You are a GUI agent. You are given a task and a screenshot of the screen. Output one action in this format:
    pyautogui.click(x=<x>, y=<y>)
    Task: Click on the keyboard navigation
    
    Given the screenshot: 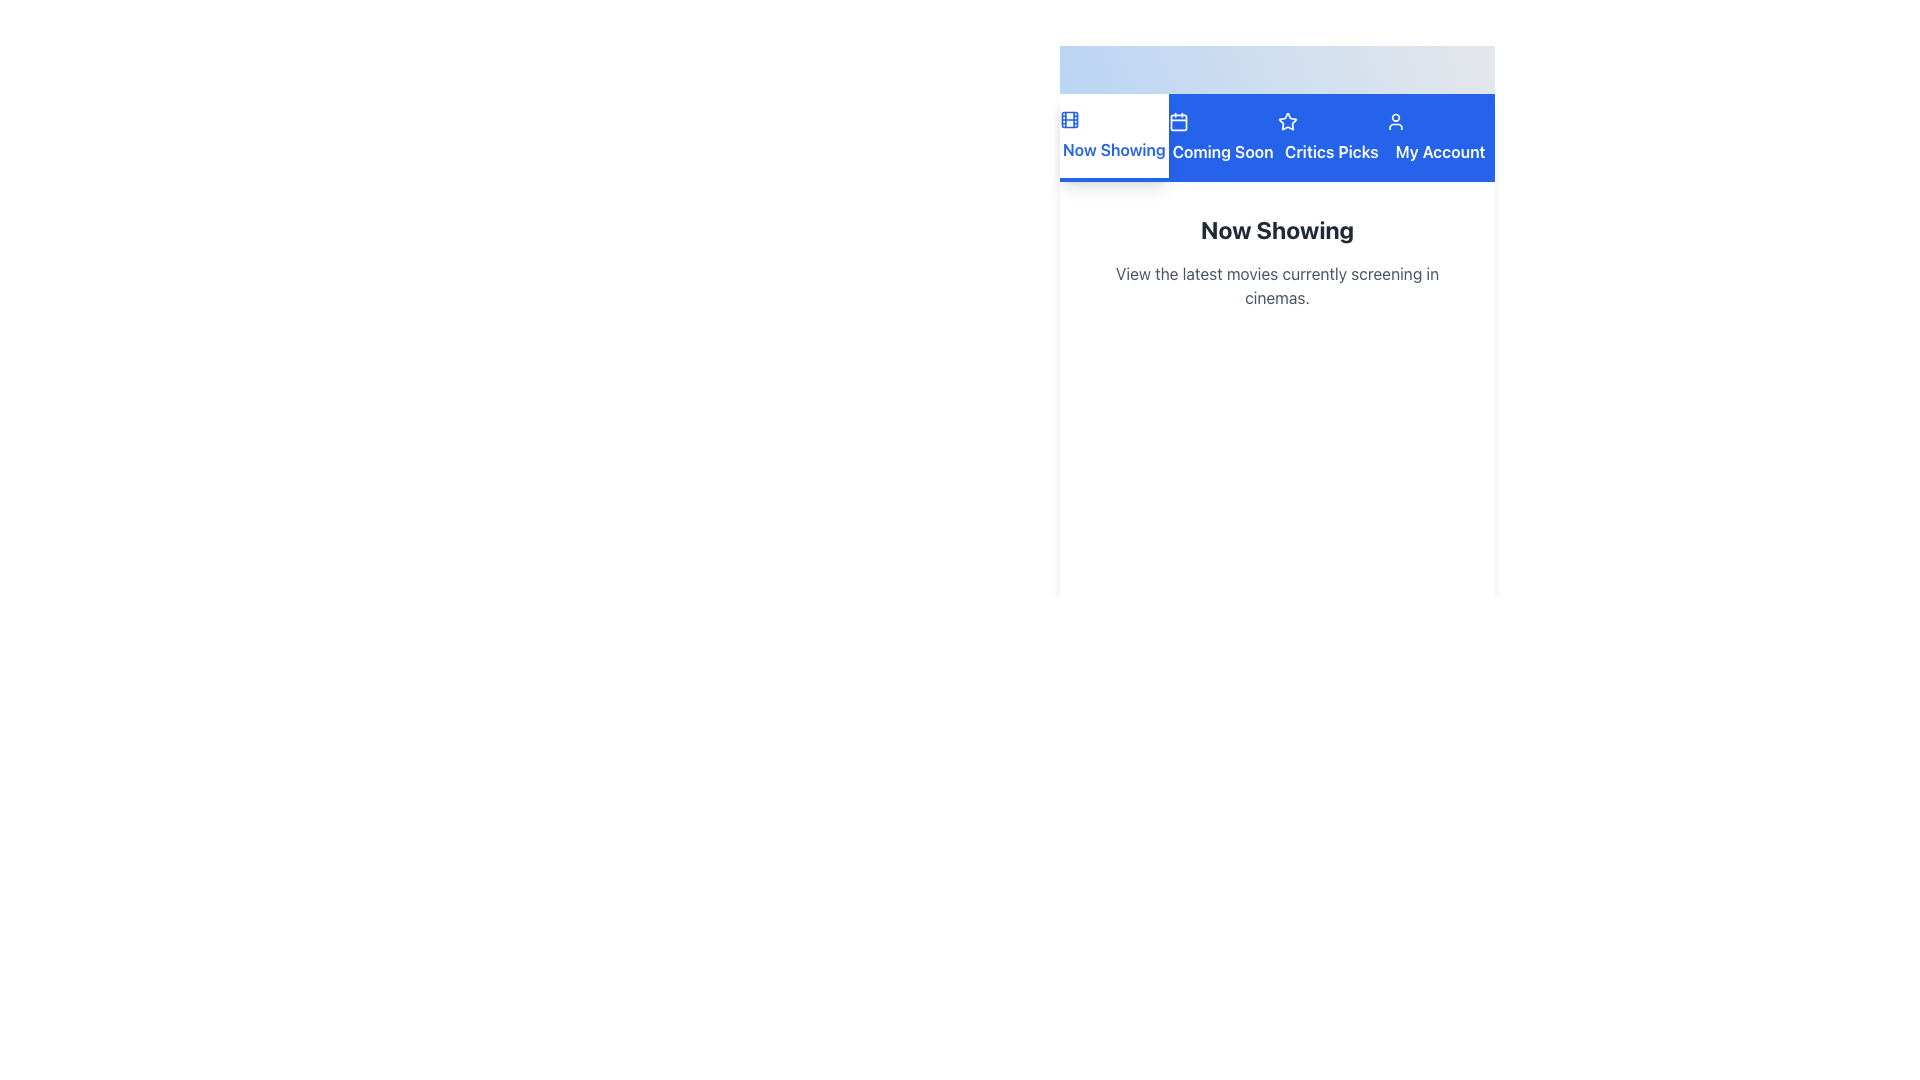 What is the action you would take?
    pyautogui.click(x=1331, y=150)
    